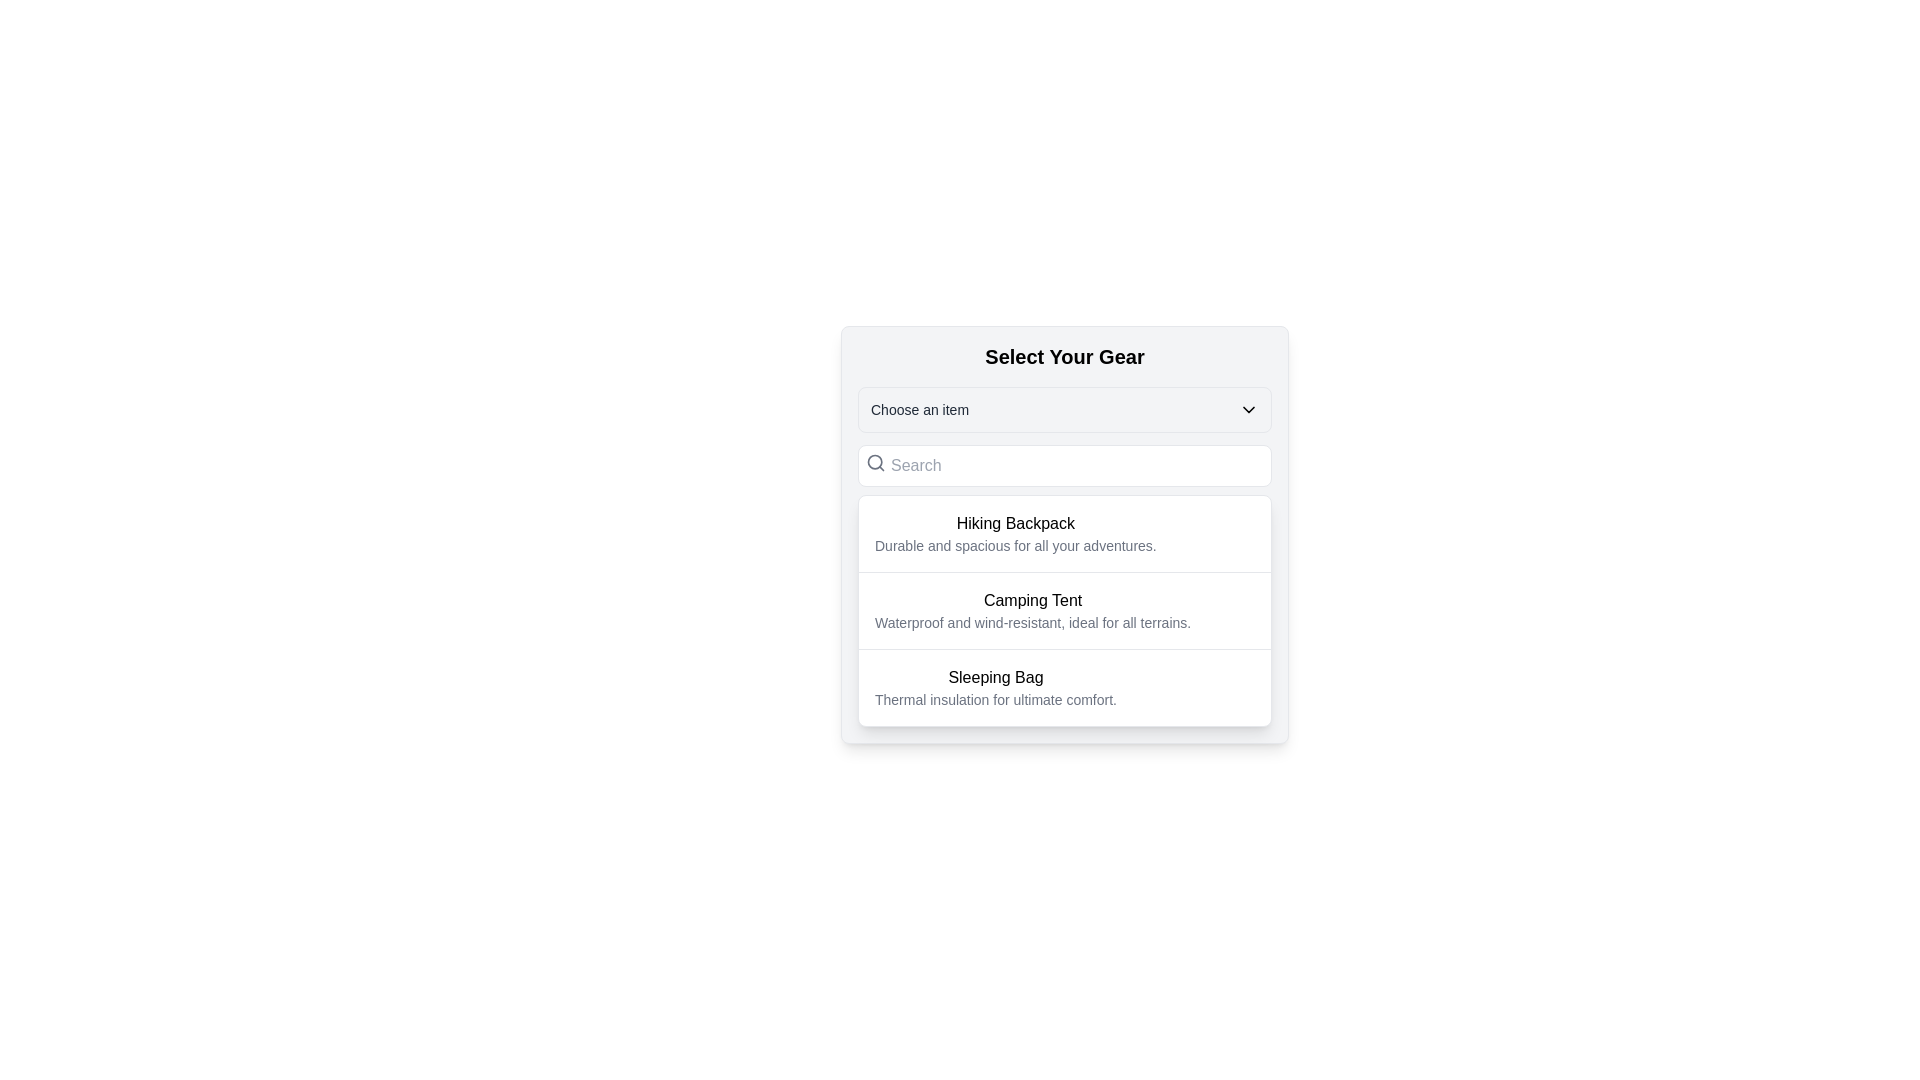  I want to click on the circular outline of the magnifying glass icon located in the left portion of the search bar, so click(875, 462).